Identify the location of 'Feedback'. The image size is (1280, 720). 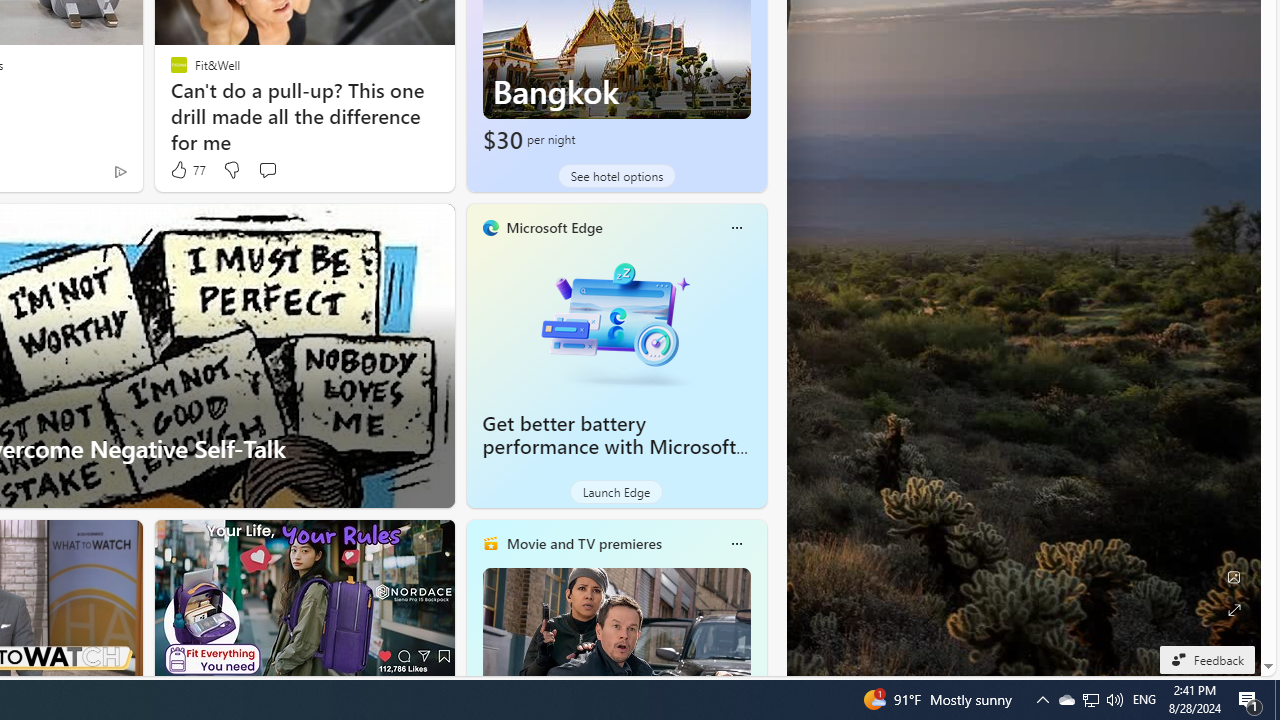
(1205, 659).